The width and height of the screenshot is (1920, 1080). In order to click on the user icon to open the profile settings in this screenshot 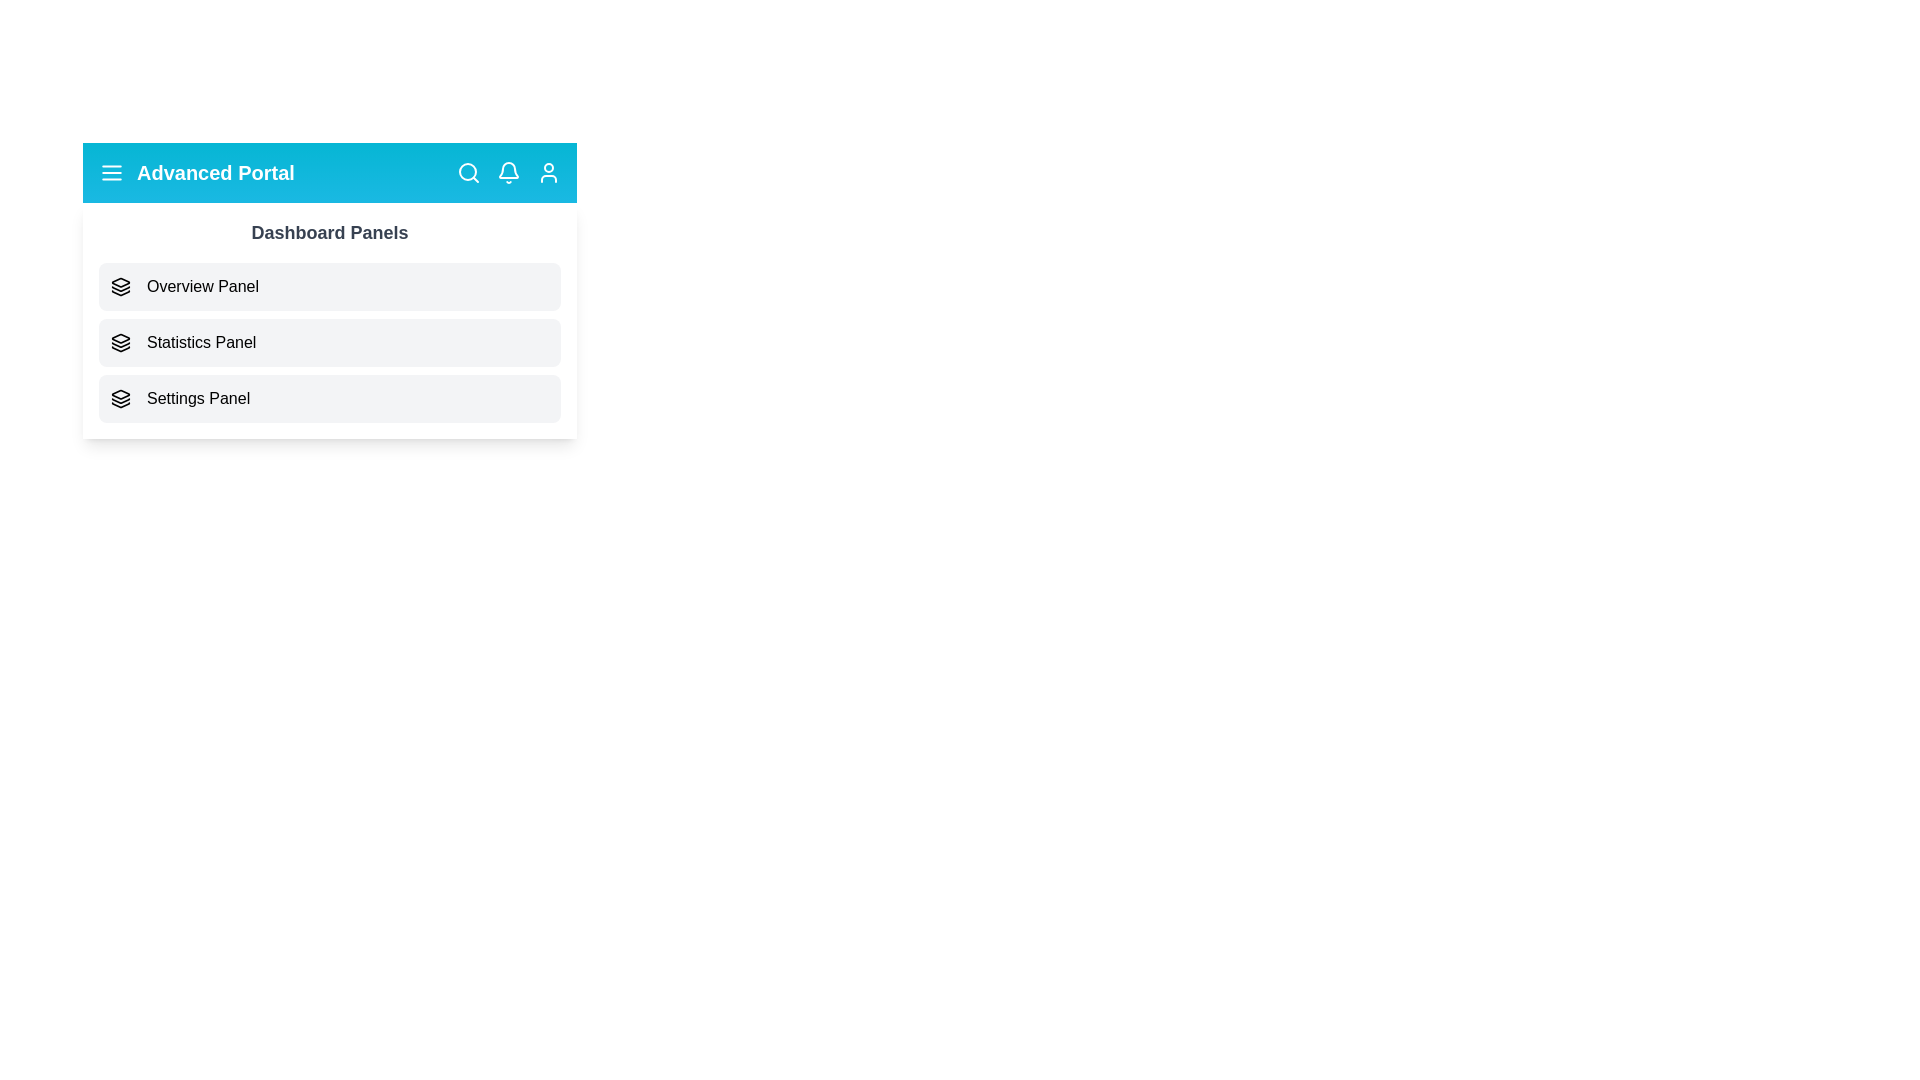, I will do `click(548, 172)`.